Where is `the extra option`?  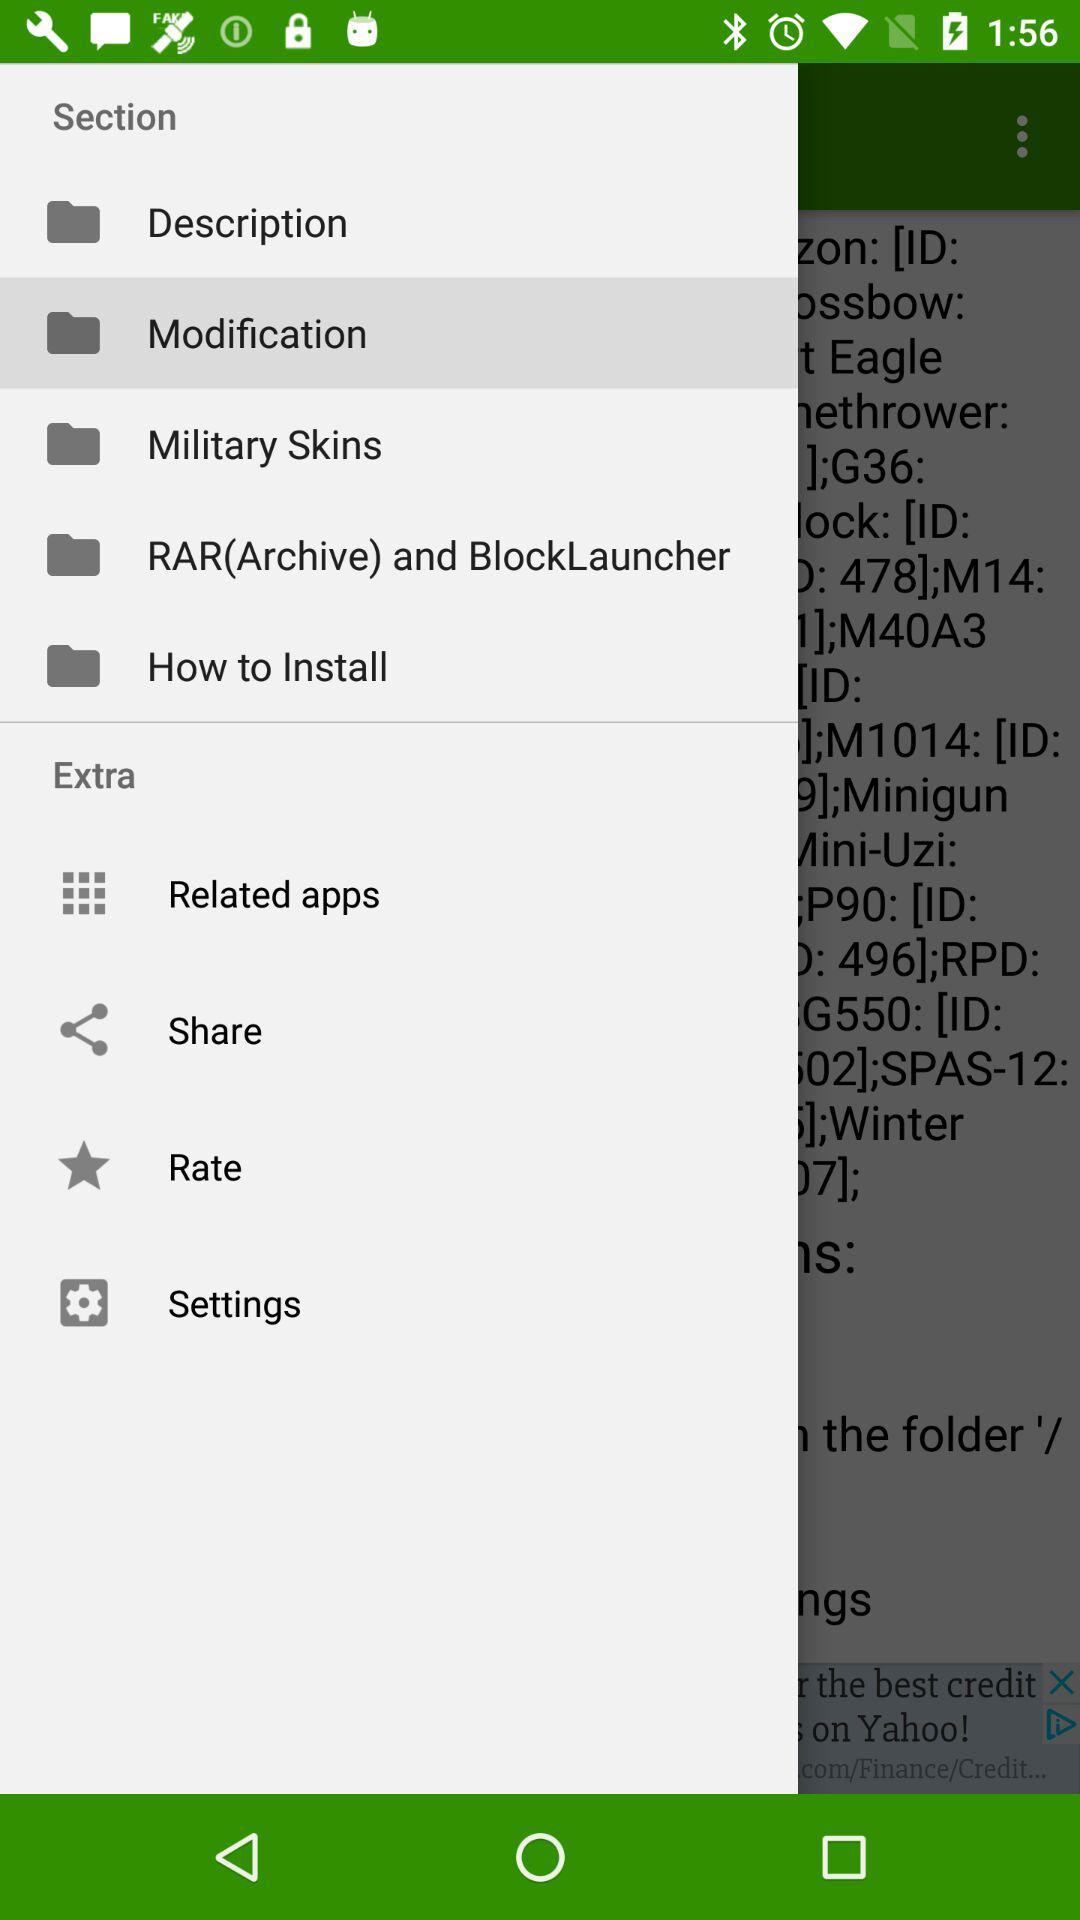 the extra option is located at coordinates (404, 772).